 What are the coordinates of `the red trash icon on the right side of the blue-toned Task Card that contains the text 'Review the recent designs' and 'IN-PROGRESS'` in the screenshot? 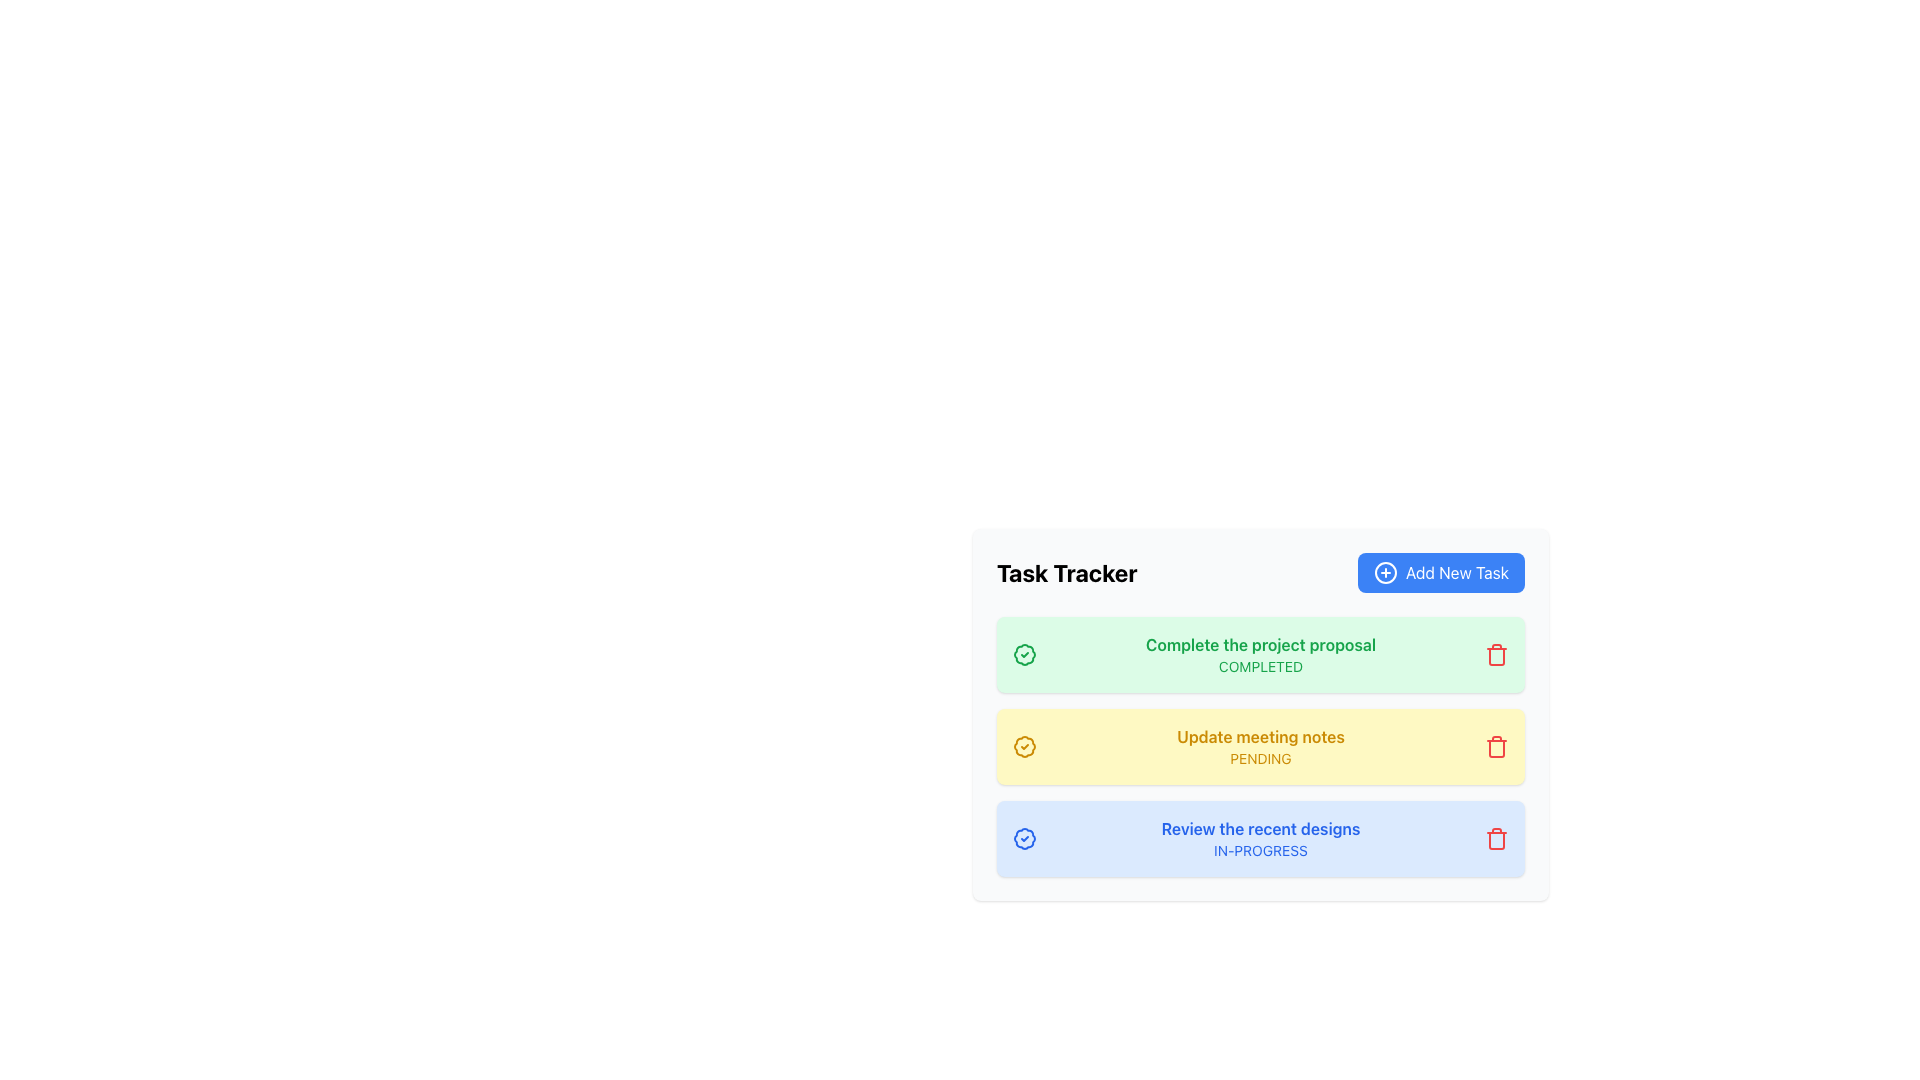 It's located at (1260, 839).